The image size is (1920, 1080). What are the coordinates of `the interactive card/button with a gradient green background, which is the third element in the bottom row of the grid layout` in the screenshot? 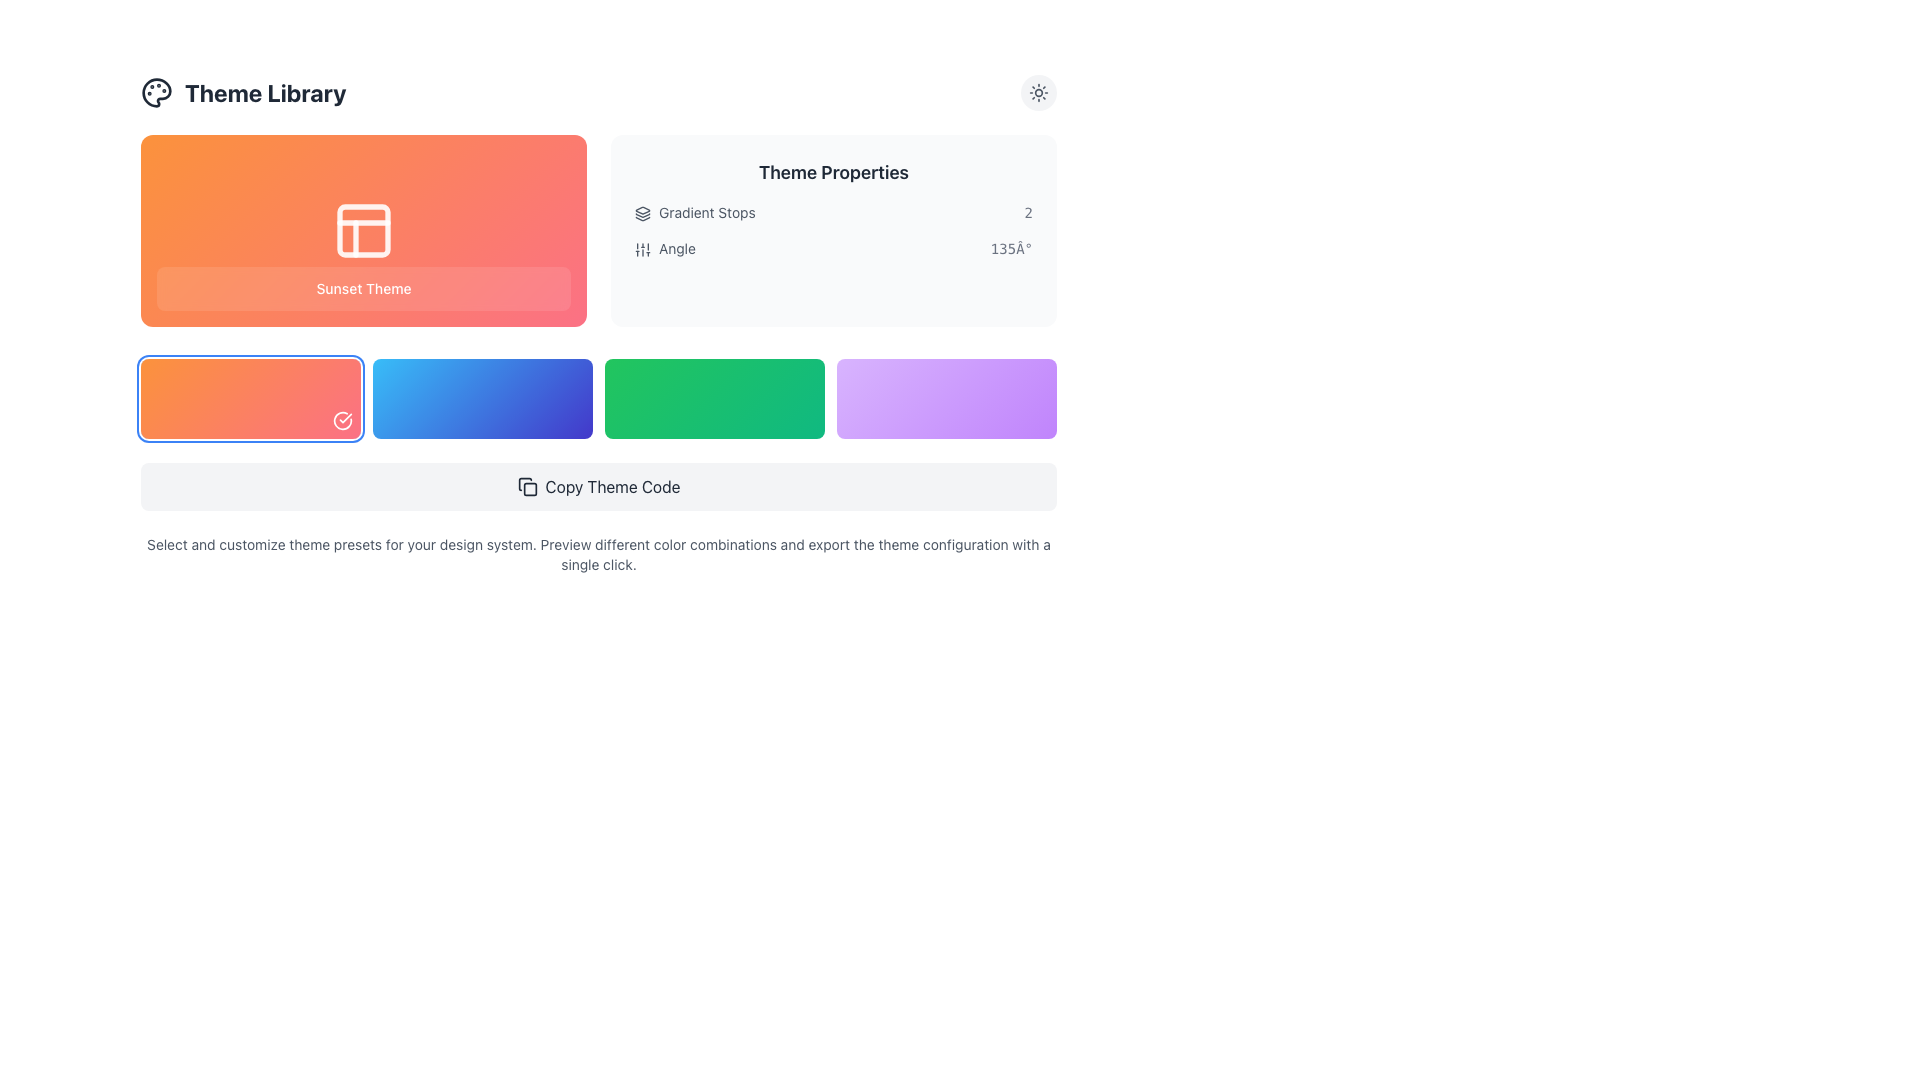 It's located at (715, 398).